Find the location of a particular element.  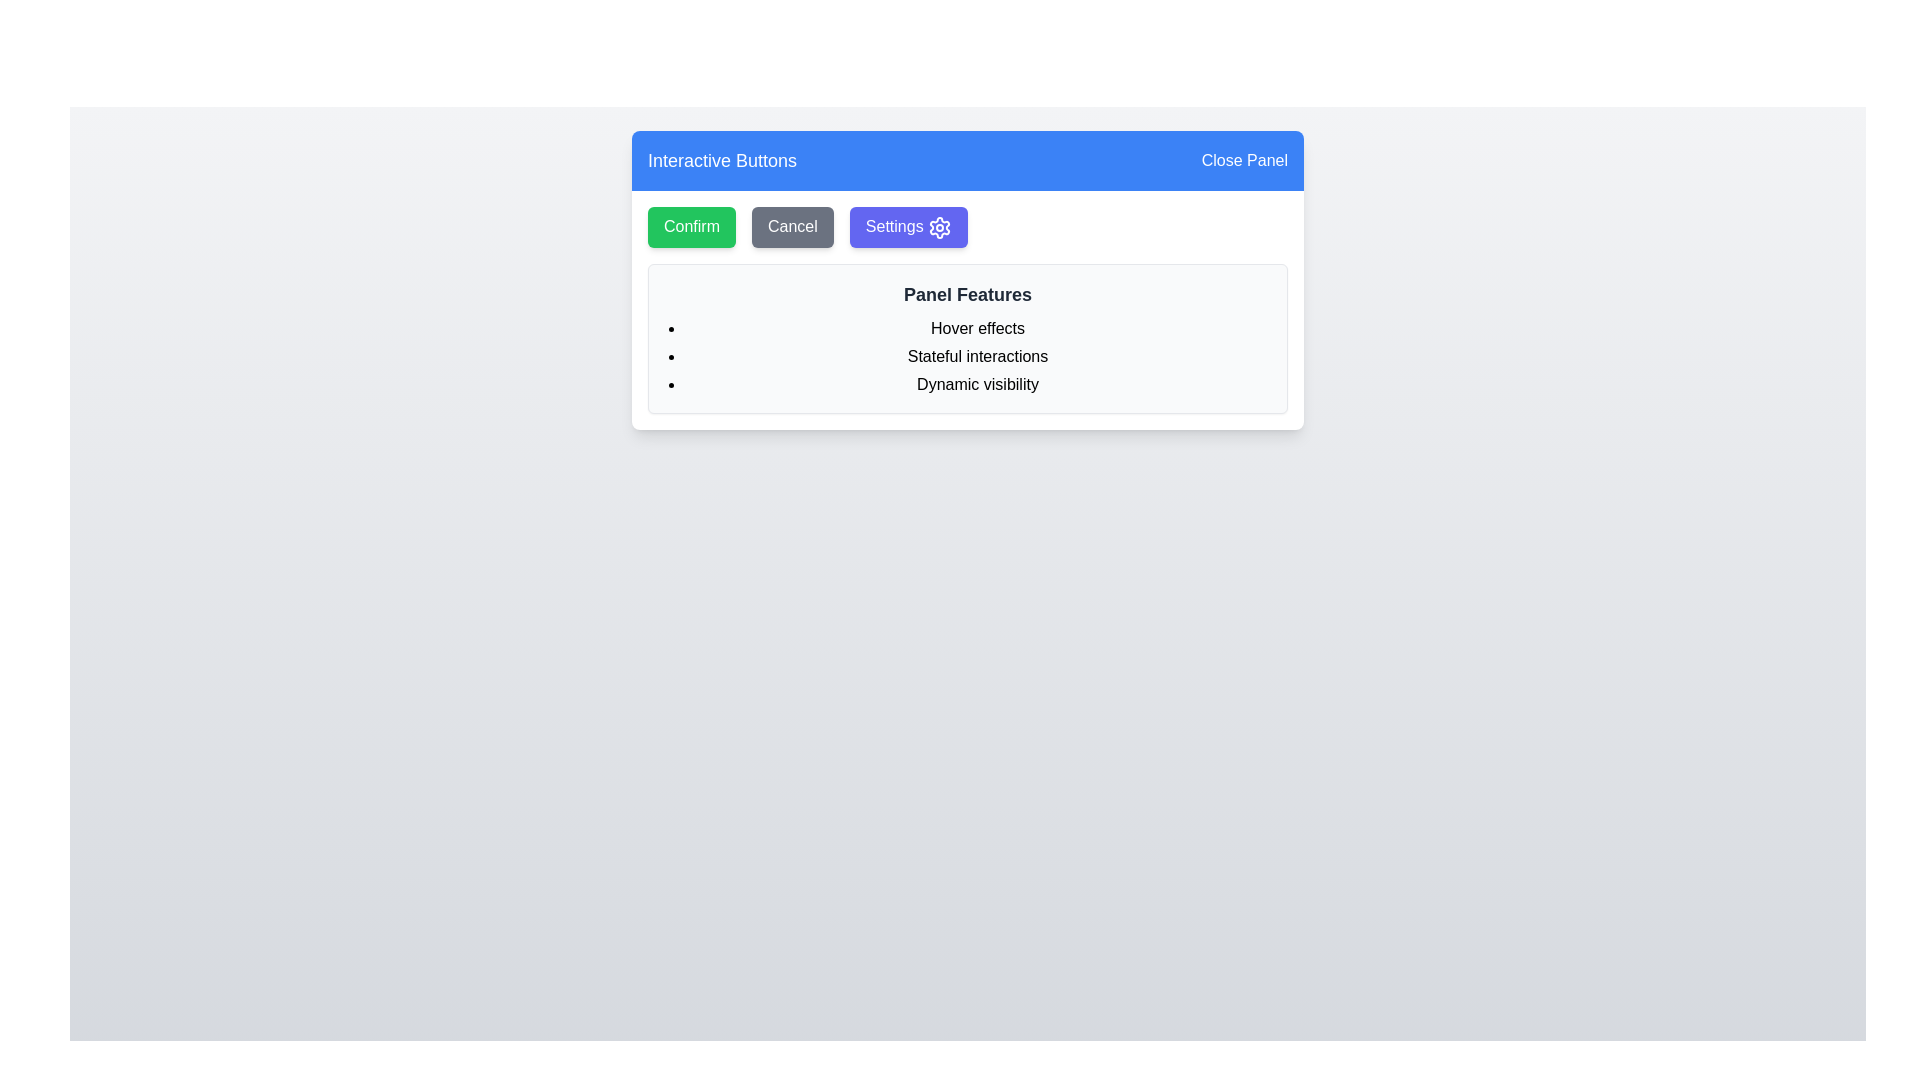

the Display Panel, which is a rectangular box with a white background, rounded corners, and contains textual instructions and a prominent heading, positioned beneath a blue header and above a gray background is located at coordinates (968, 280).